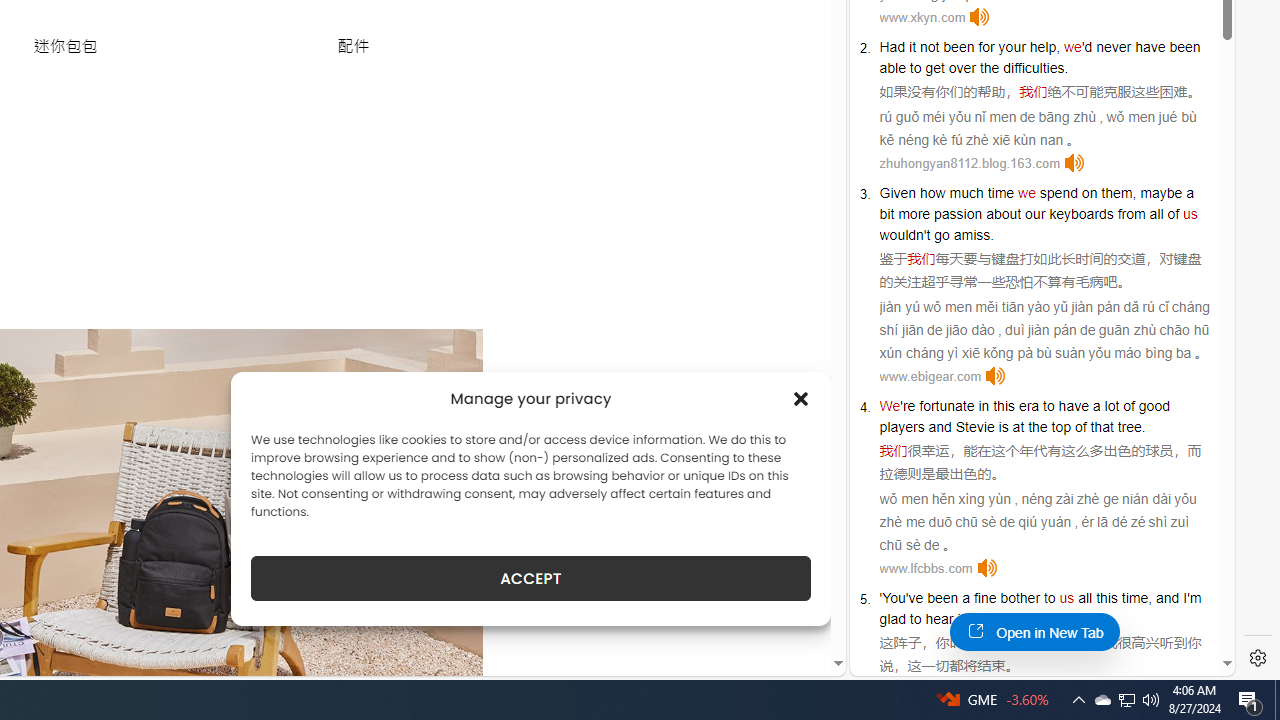  Describe the element at coordinates (986, 568) in the screenshot. I see `'Click to listen'` at that location.